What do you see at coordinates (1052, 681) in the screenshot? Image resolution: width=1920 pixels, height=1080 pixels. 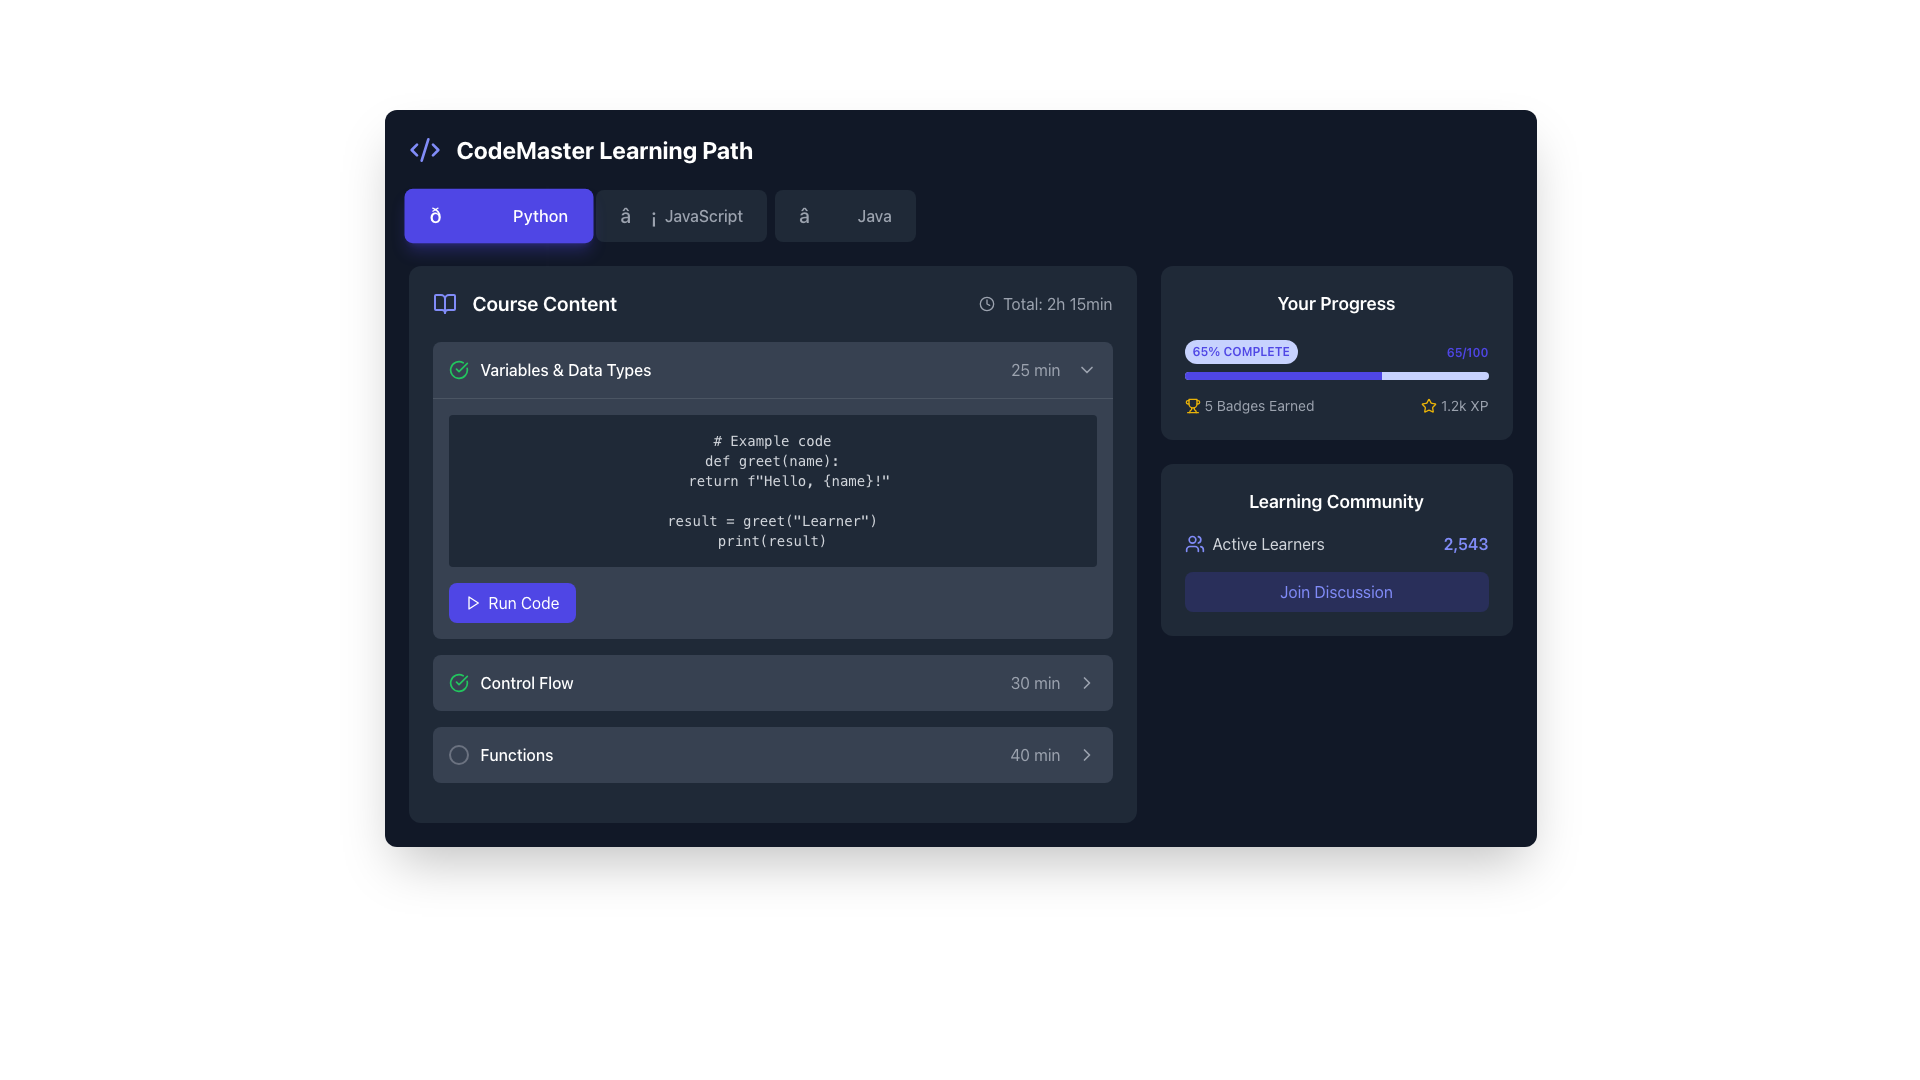 I see `the informational label displaying '30 min' with a right-facing arrow icon, located near the bottom-right corner of the Control Flow item in the course list` at bounding box center [1052, 681].